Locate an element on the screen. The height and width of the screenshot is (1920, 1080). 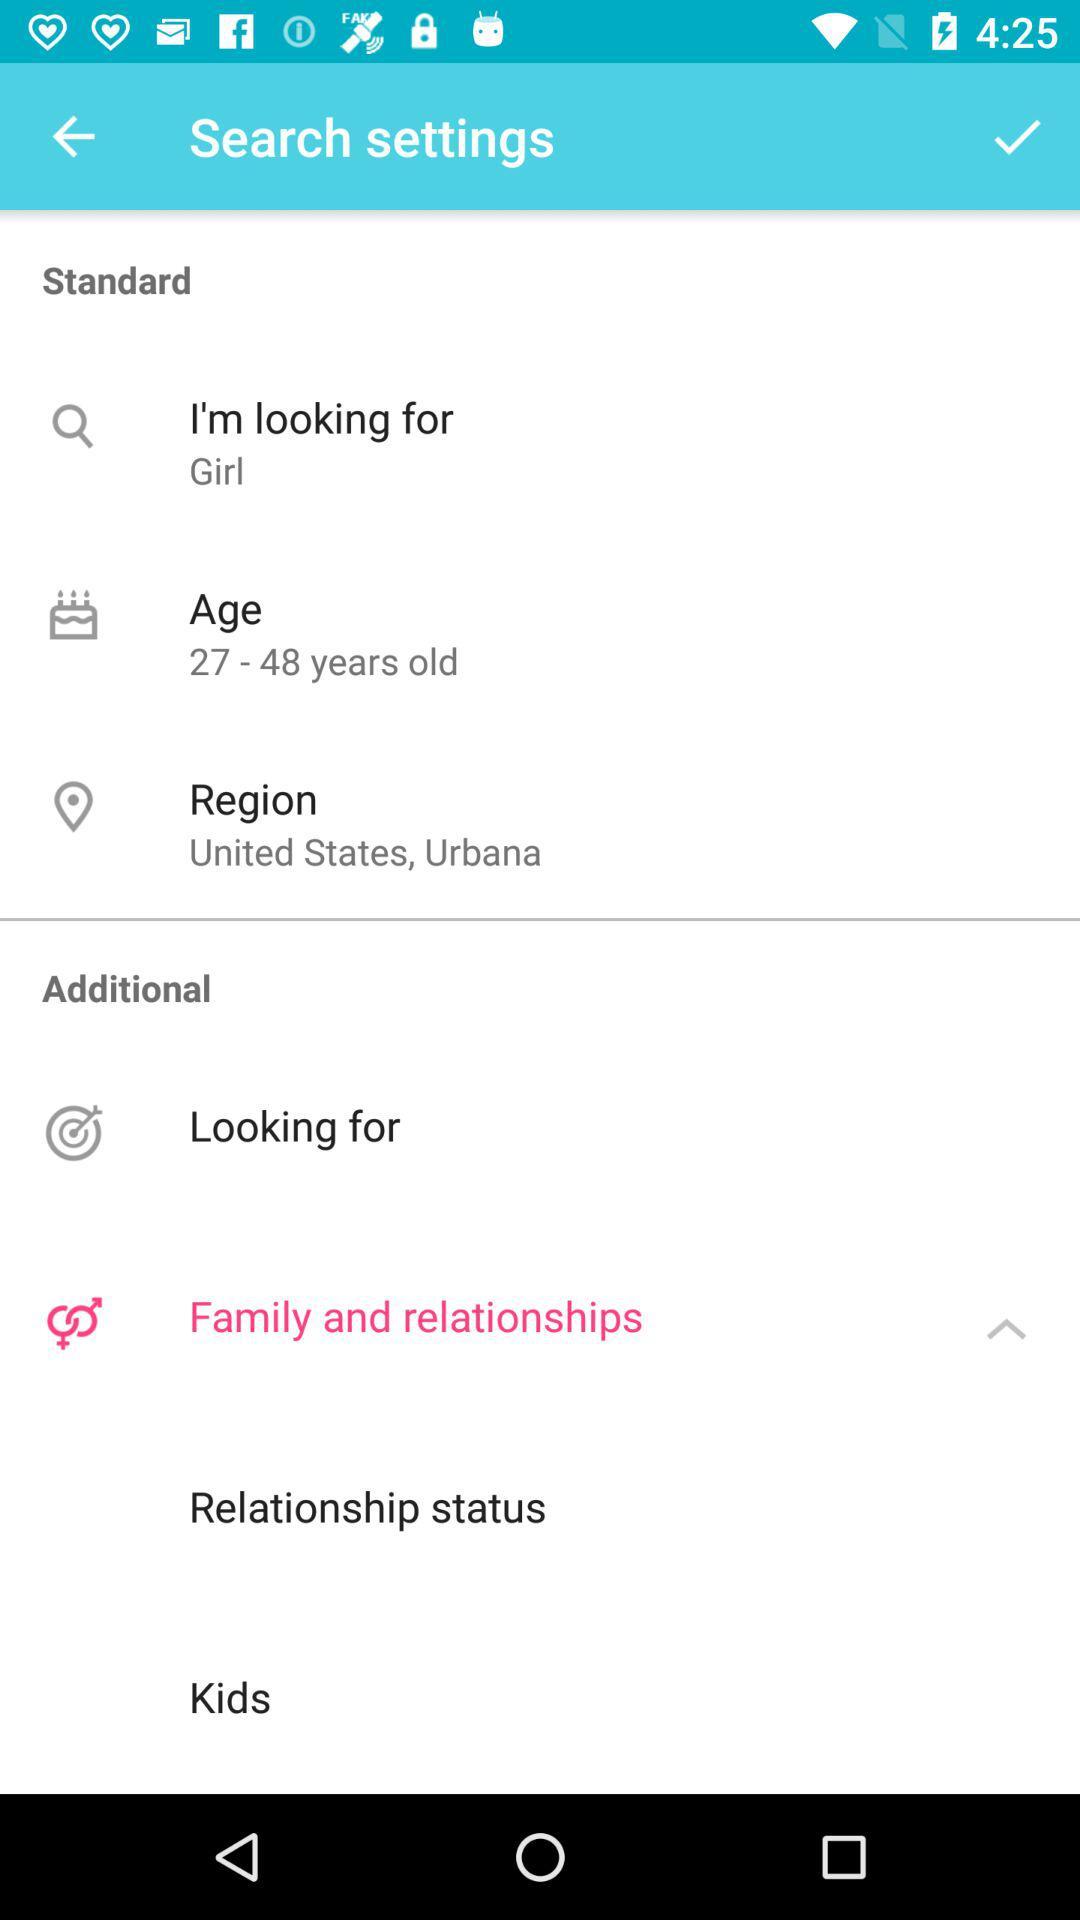
app to the left of search settings app is located at coordinates (72, 135).